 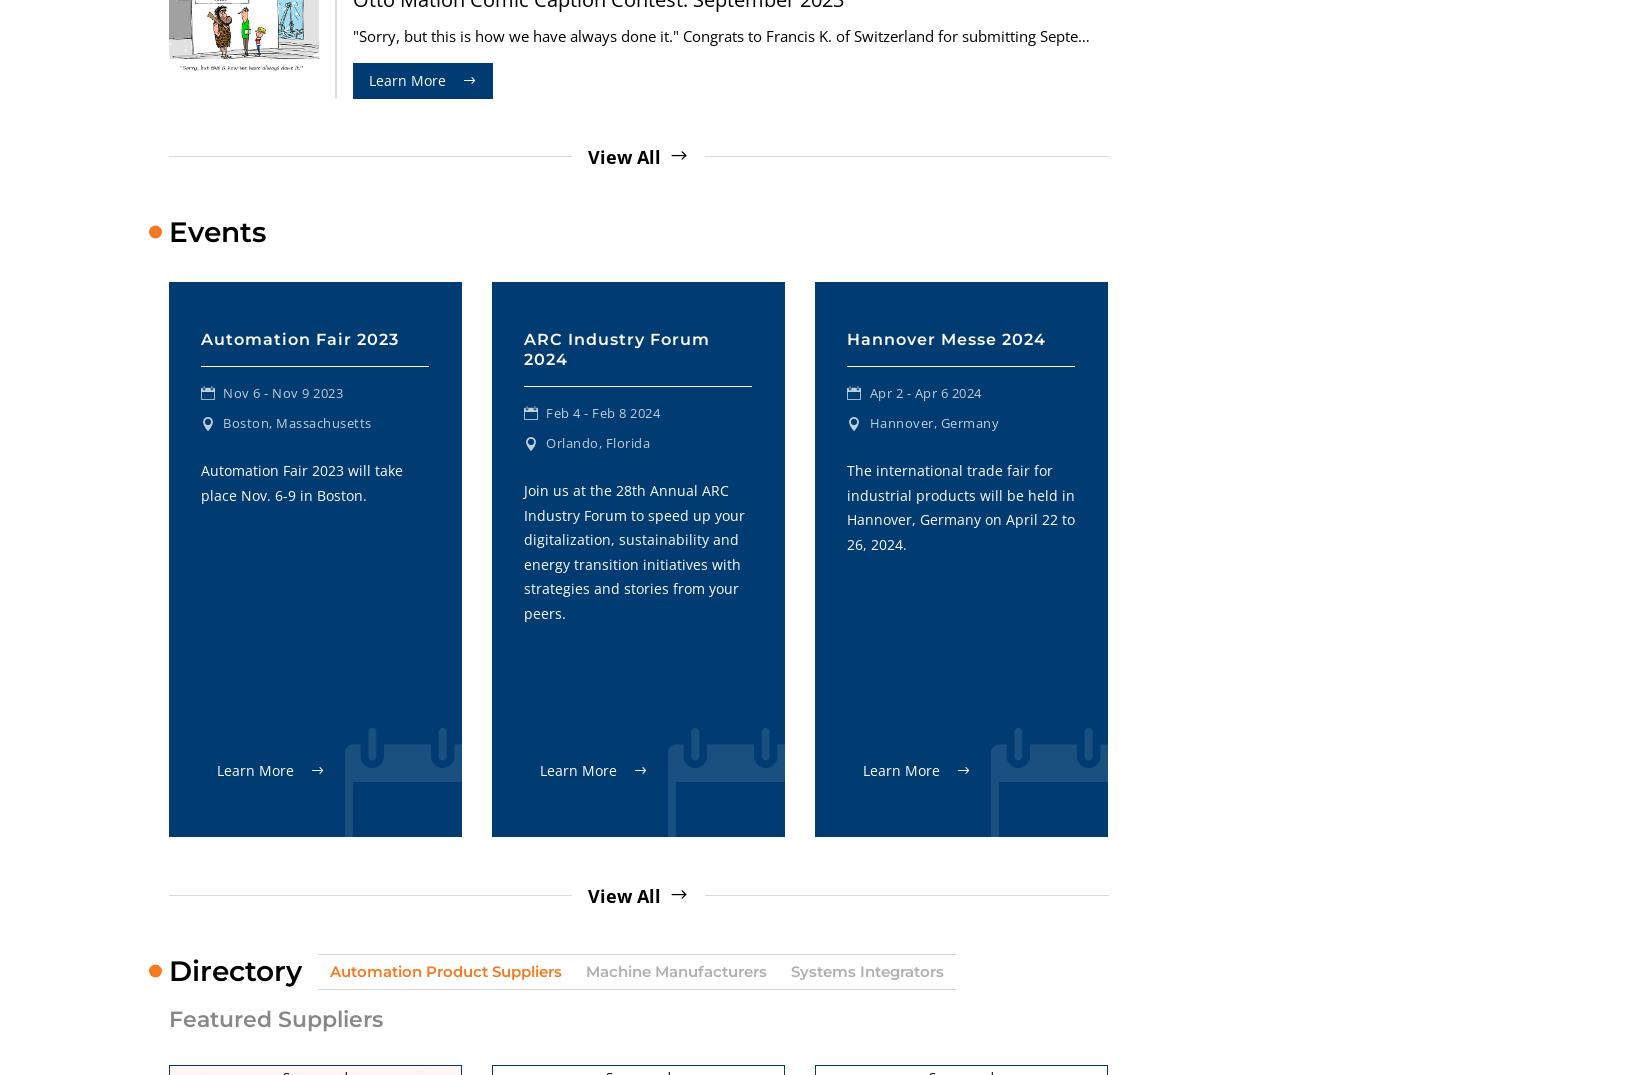 I want to click on 'Apr 2 - Apr 6 2024', so click(x=924, y=391).